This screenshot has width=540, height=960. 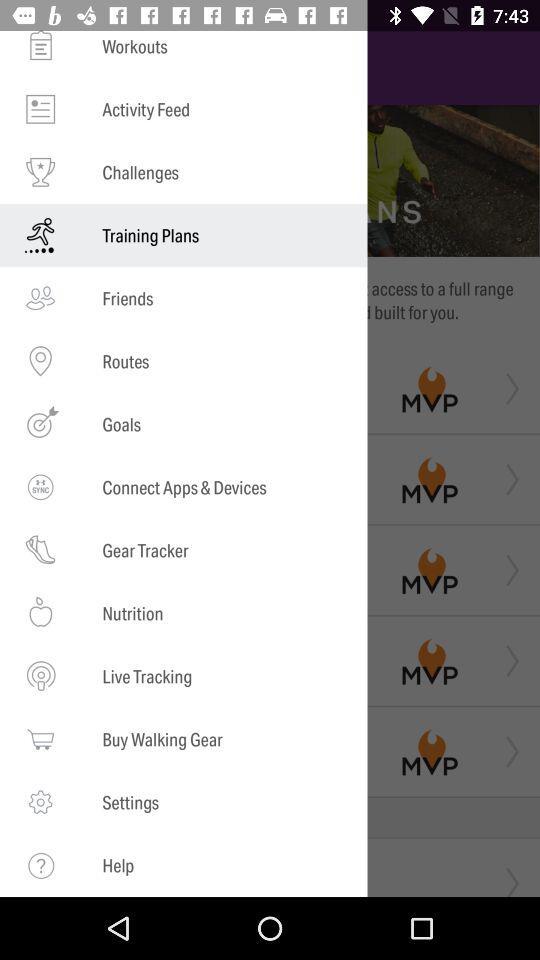 What do you see at coordinates (507, 479) in the screenshot?
I see `the second arrow from the top which is right to the mvp` at bounding box center [507, 479].